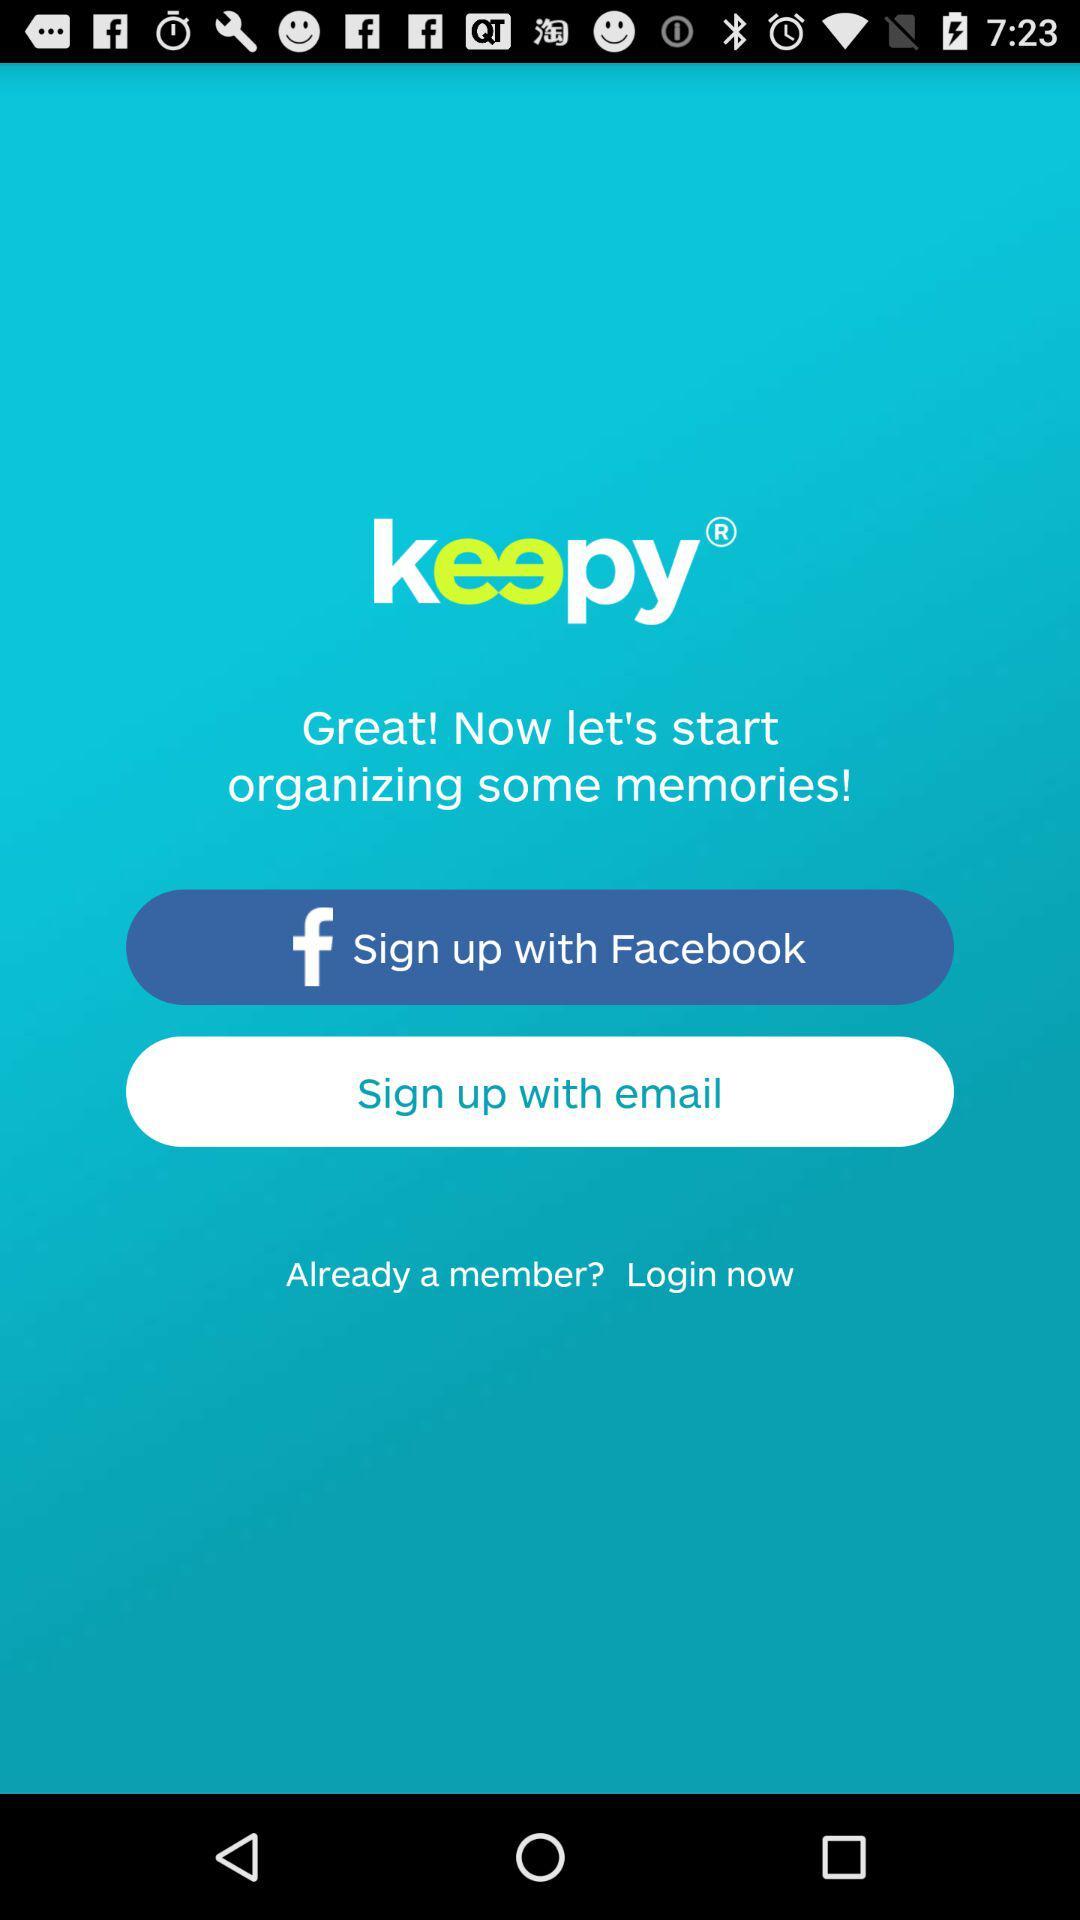  I want to click on login now, so click(723, 1292).